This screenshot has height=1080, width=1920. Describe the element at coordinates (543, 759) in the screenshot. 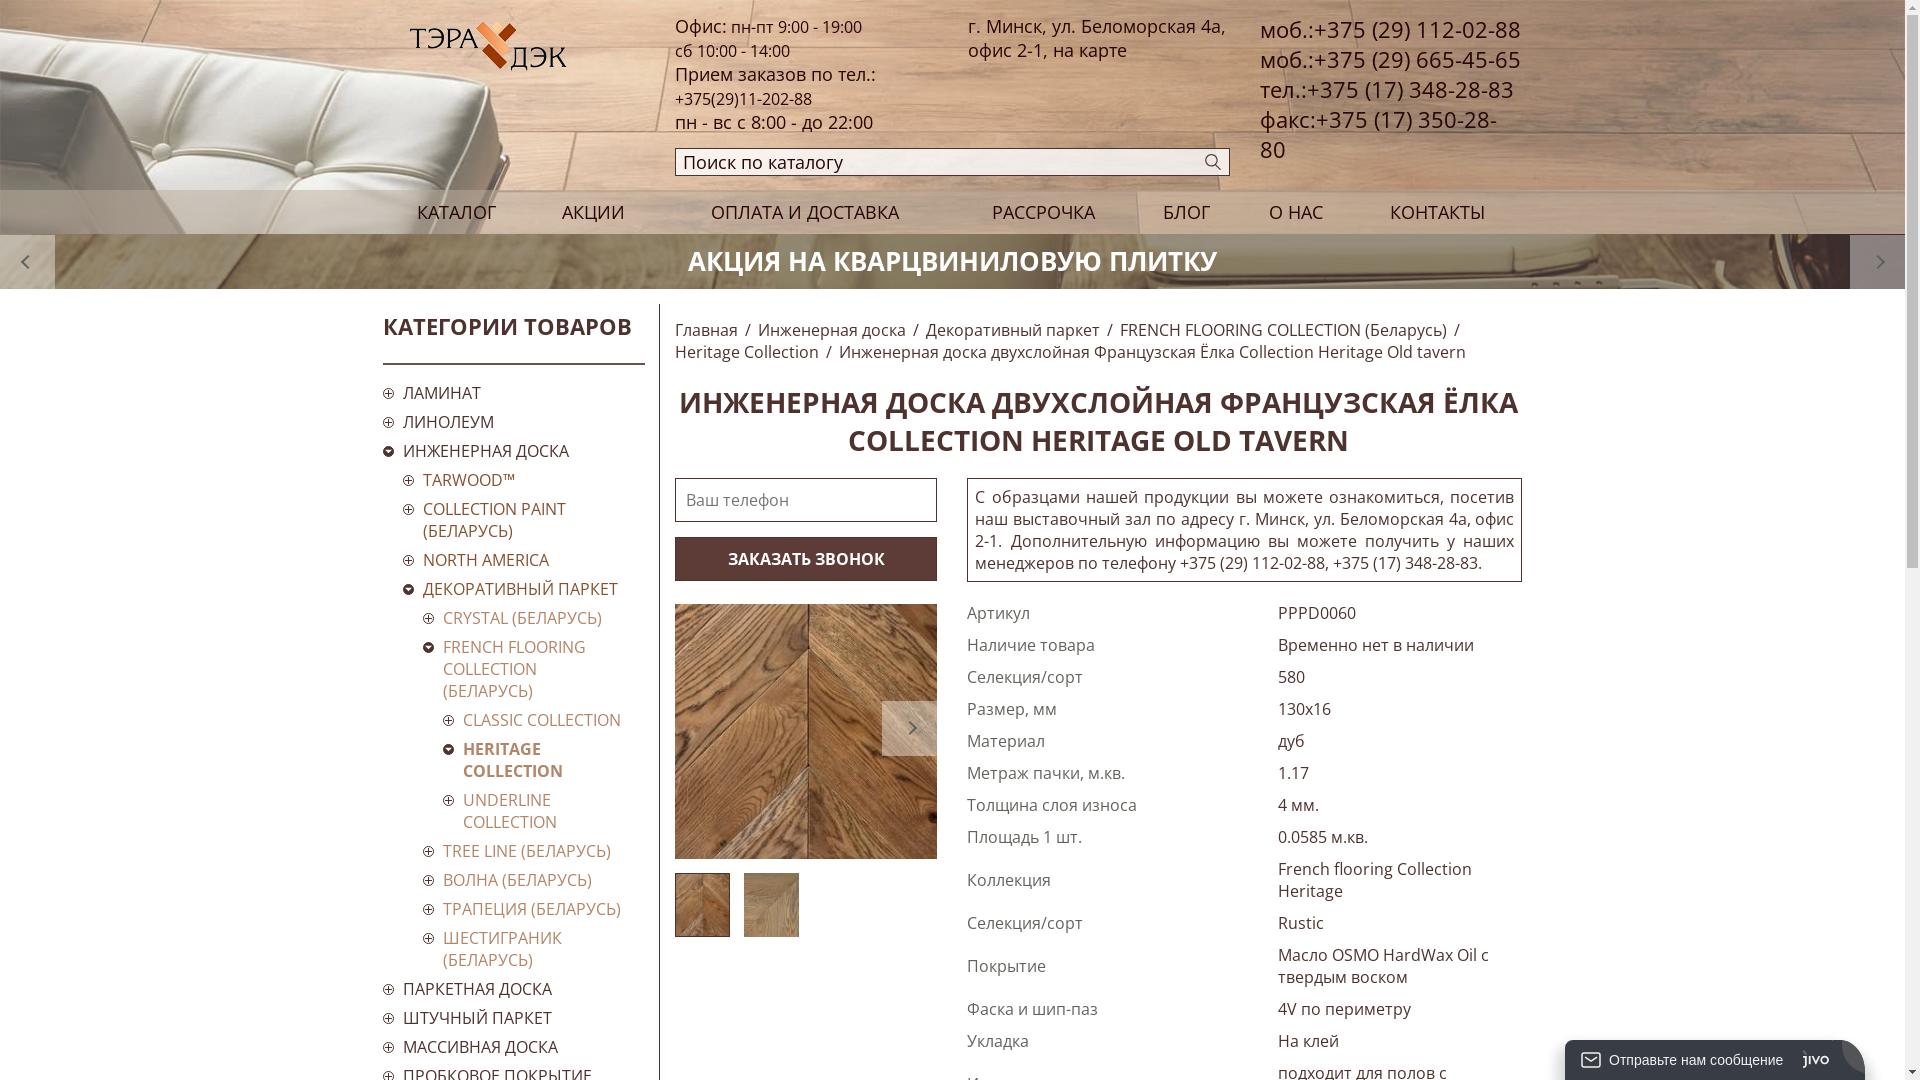

I see `'HERITAGE COLLECTION'` at that location.